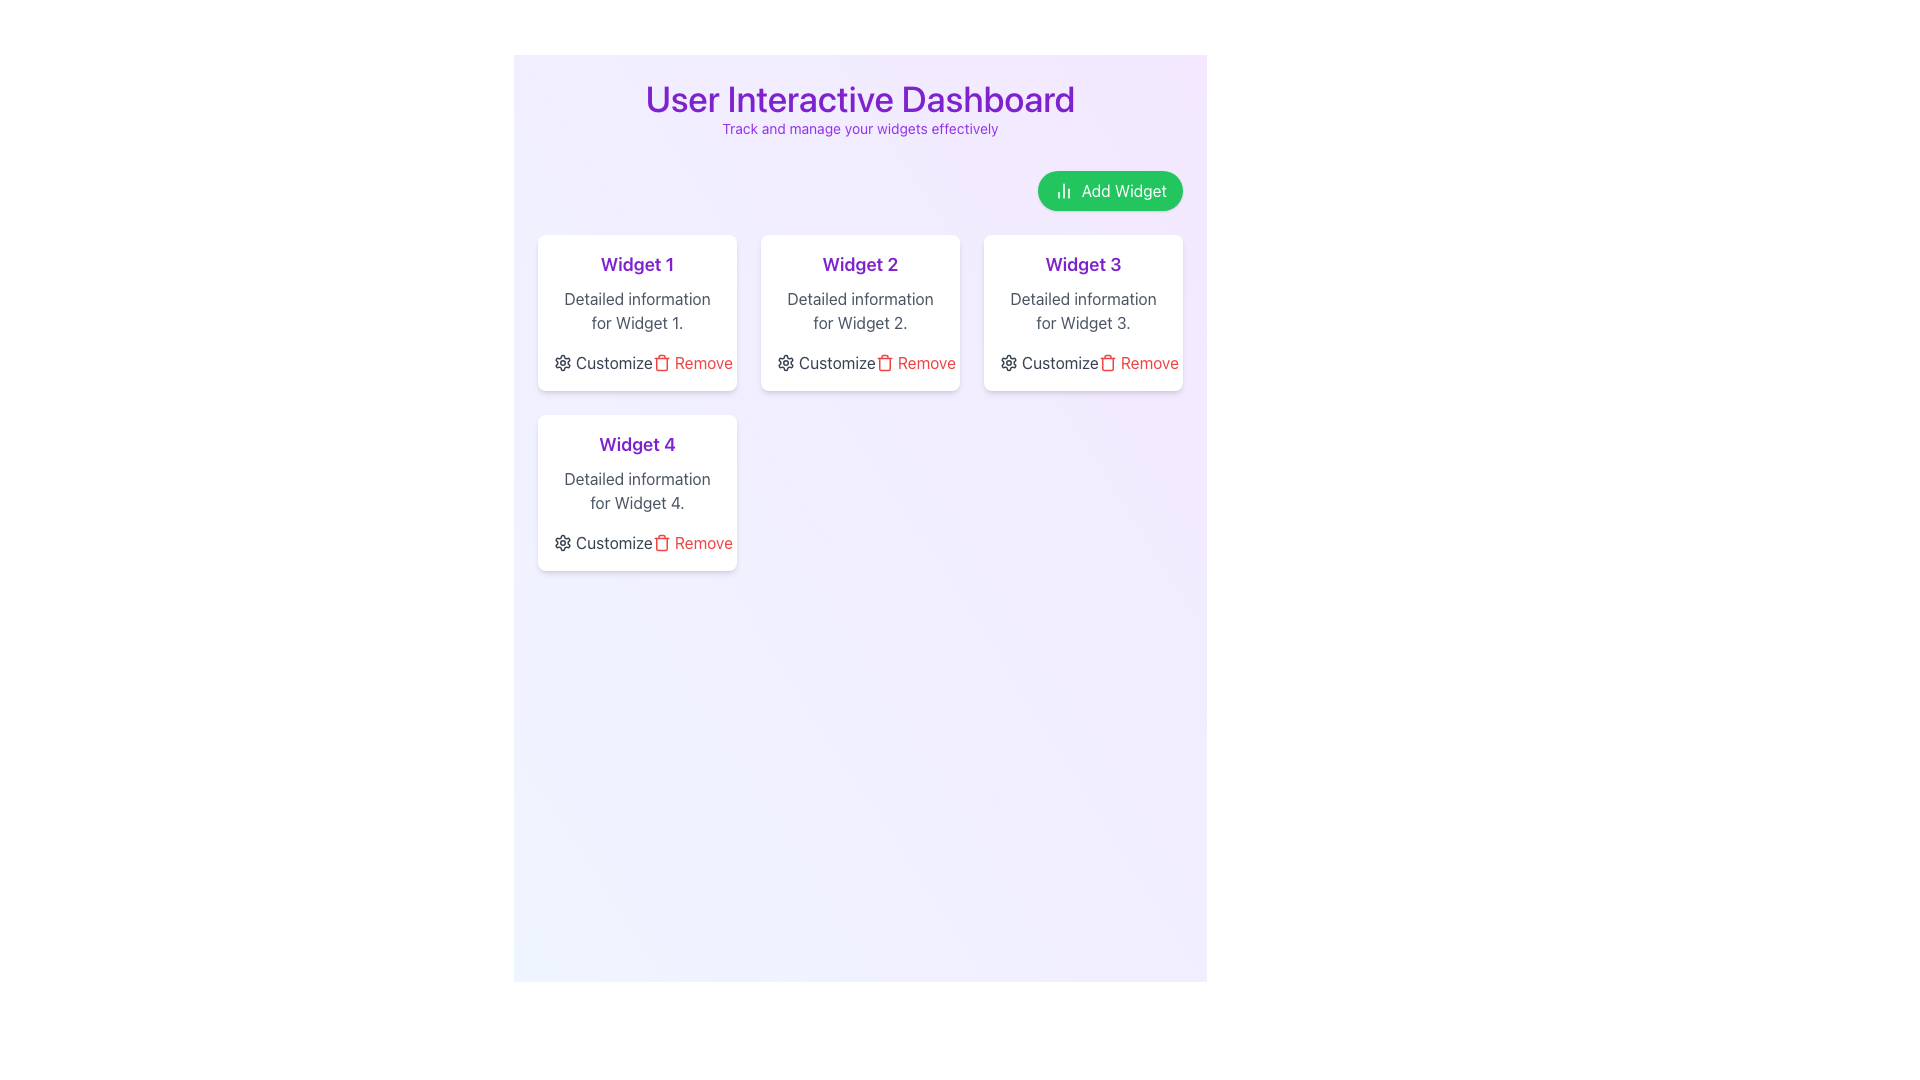 This screenshot has height=1080, width=1920. What do you see at coordinates (1138, 362) in the screenshot?
I see `the second Interactive Link in the options panel of the 'Widget 3' content box` at bounding box center [1138, 362].